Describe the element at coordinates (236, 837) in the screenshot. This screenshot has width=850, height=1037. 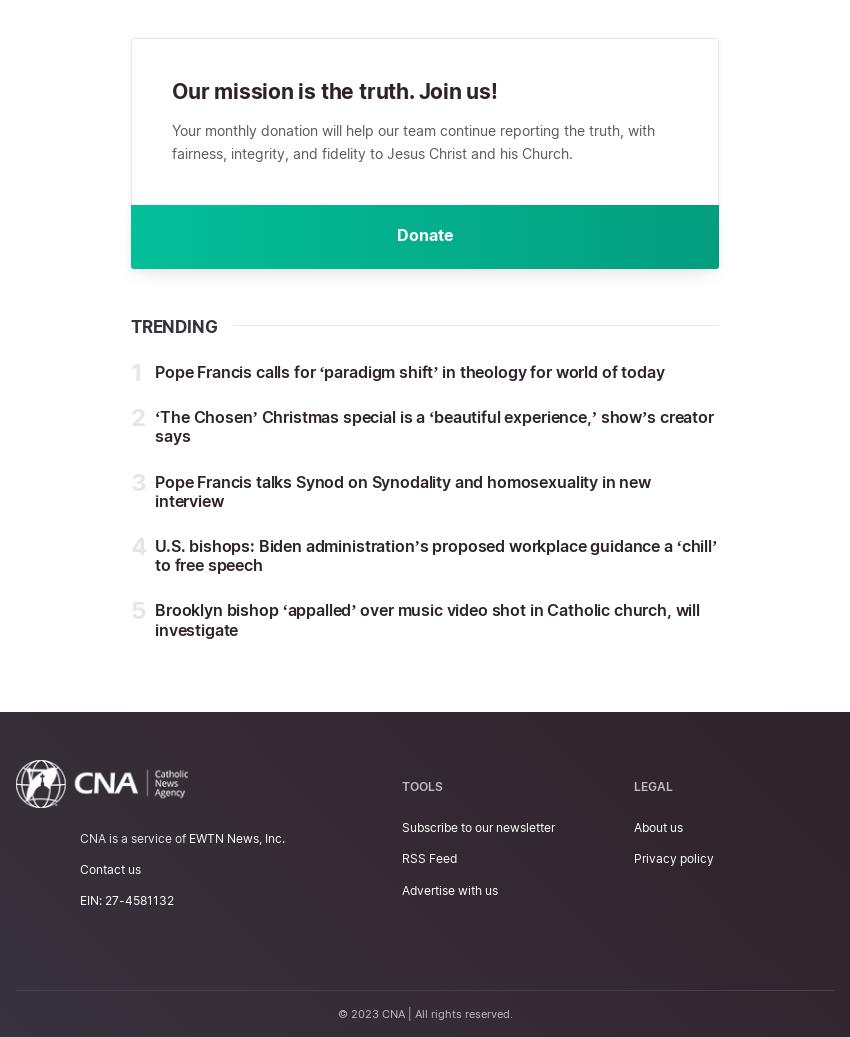
I see `'EWTN News, Inc.'` at that location.